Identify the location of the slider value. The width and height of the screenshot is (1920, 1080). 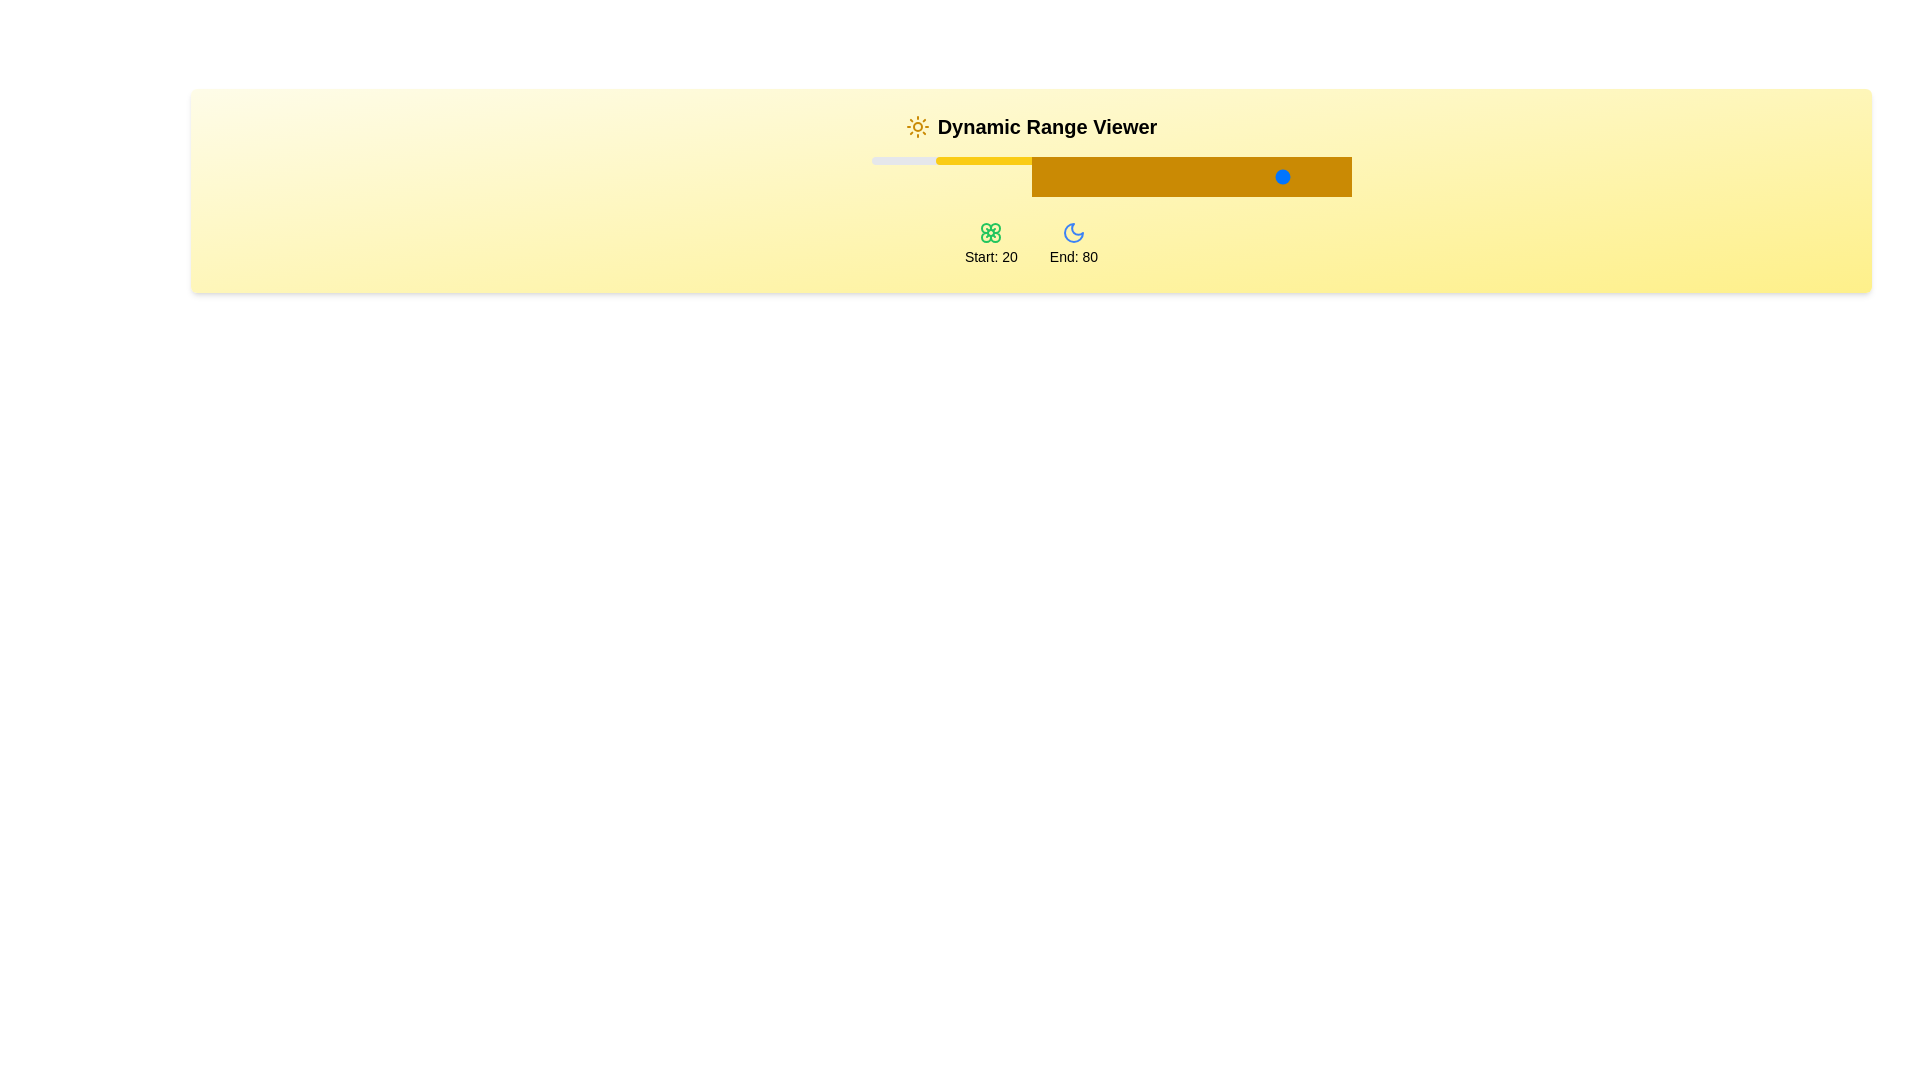
(1332, 176).